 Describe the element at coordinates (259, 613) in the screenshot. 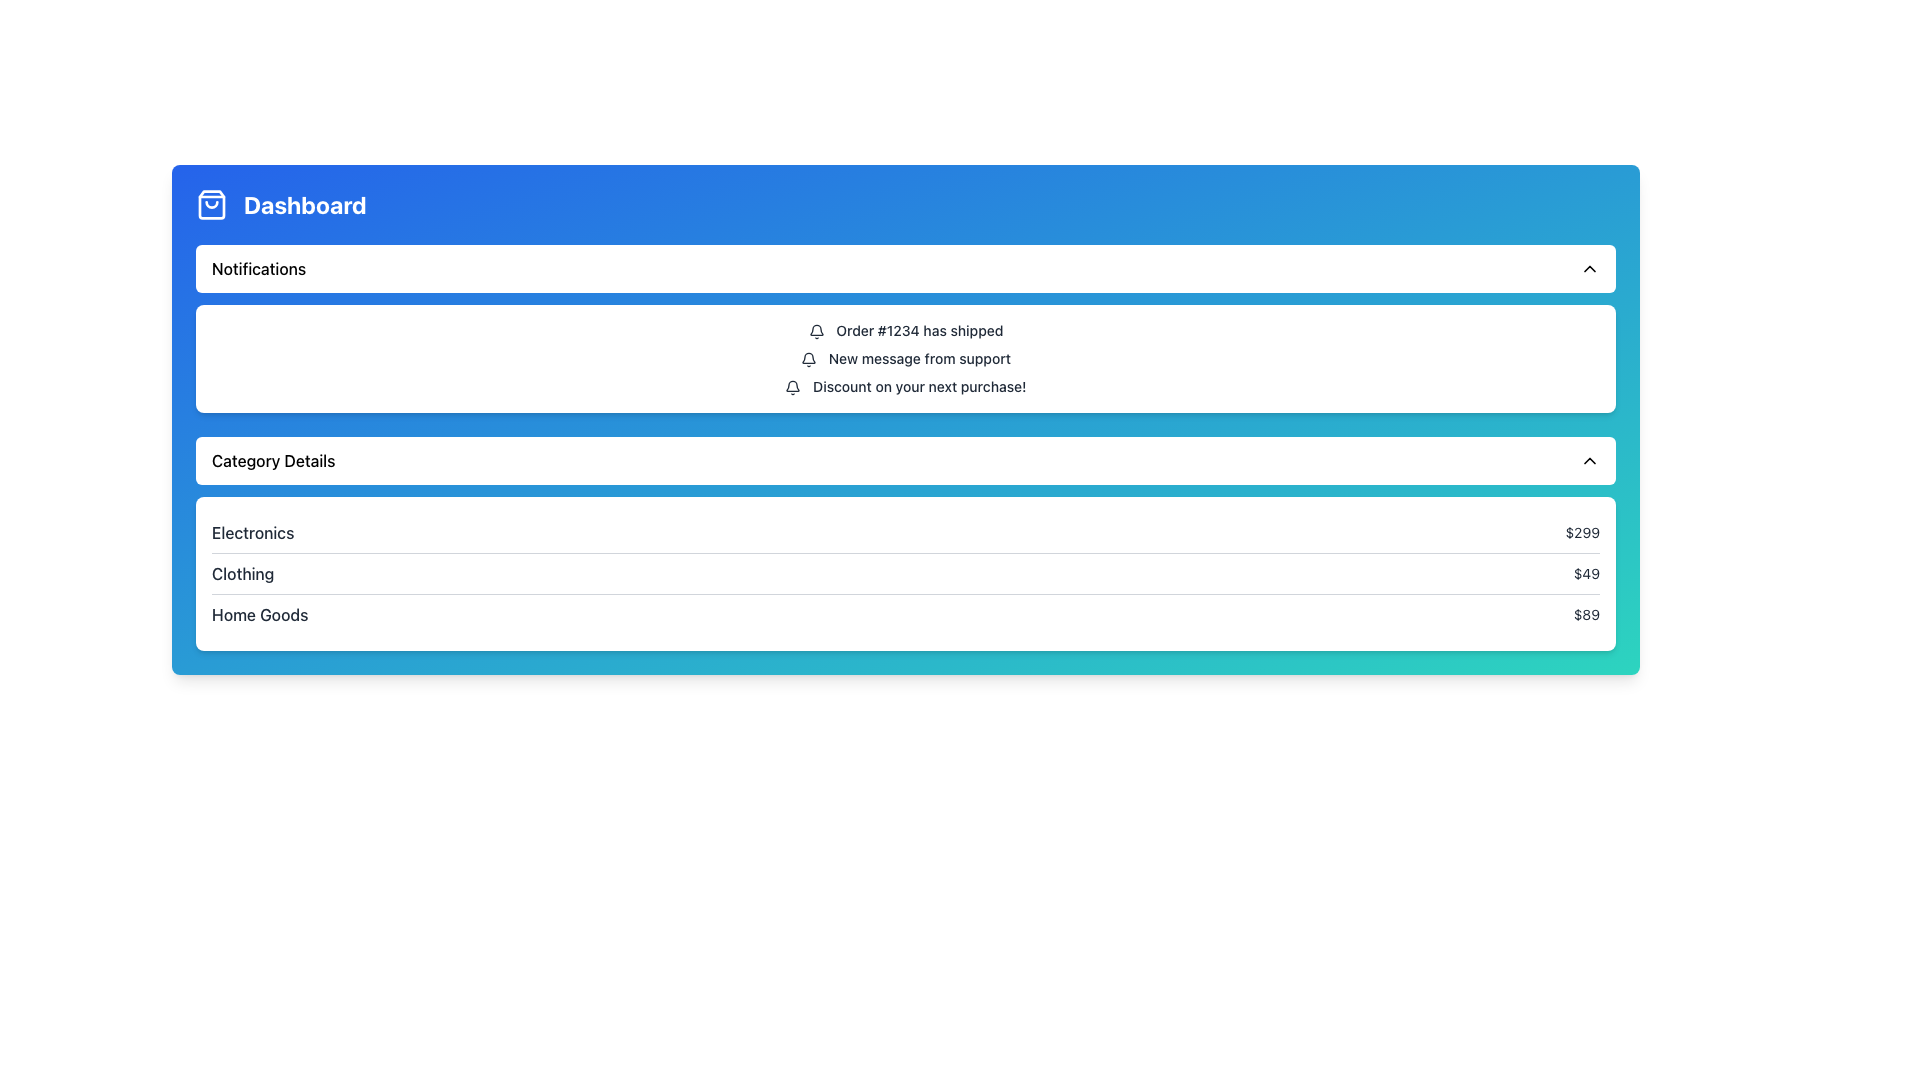

I see `the static text label displaying the category name in the 'Category Details' section under the 'Home Goods' label` at that location.